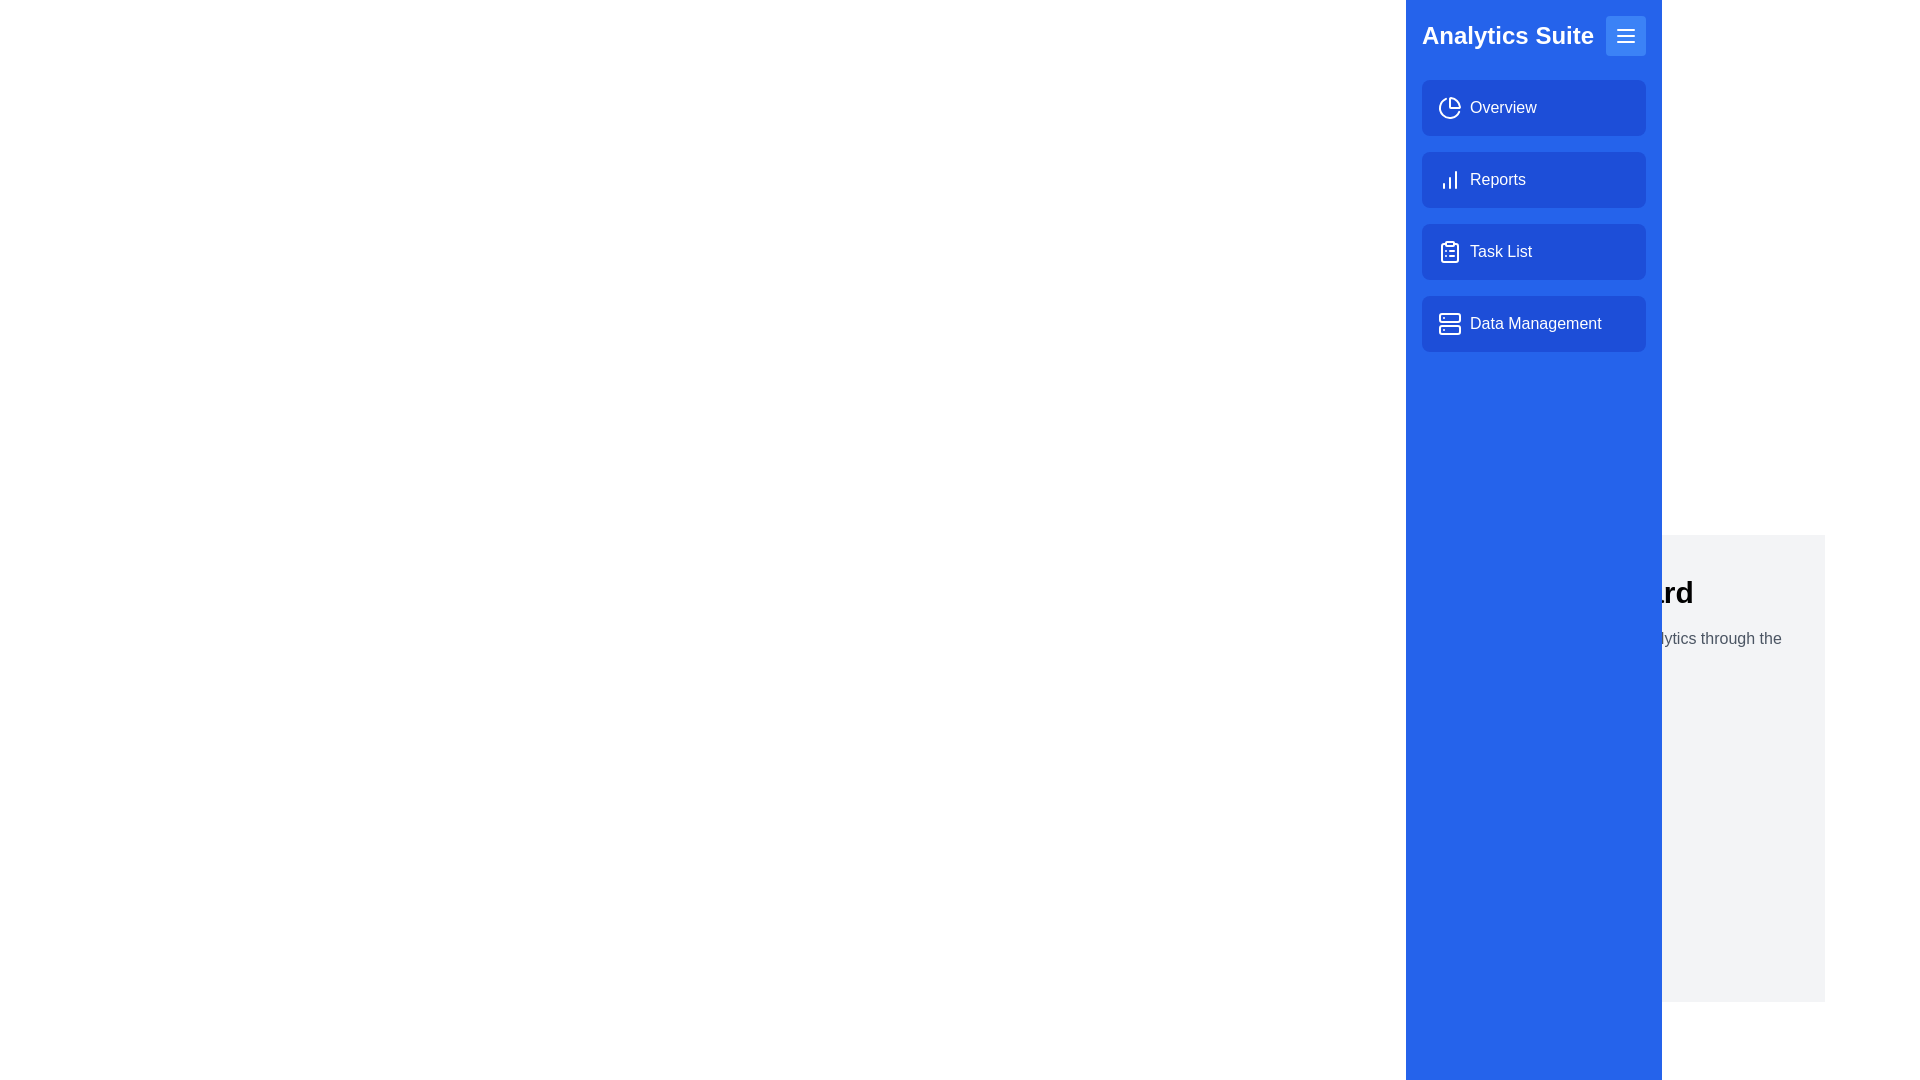 This screenshot has width=1920, height=1080. Describe the element at coordinates (1533, 180) in the screenshot. I see `the menu item labeled Reports to navigate to its respective section` at that location.